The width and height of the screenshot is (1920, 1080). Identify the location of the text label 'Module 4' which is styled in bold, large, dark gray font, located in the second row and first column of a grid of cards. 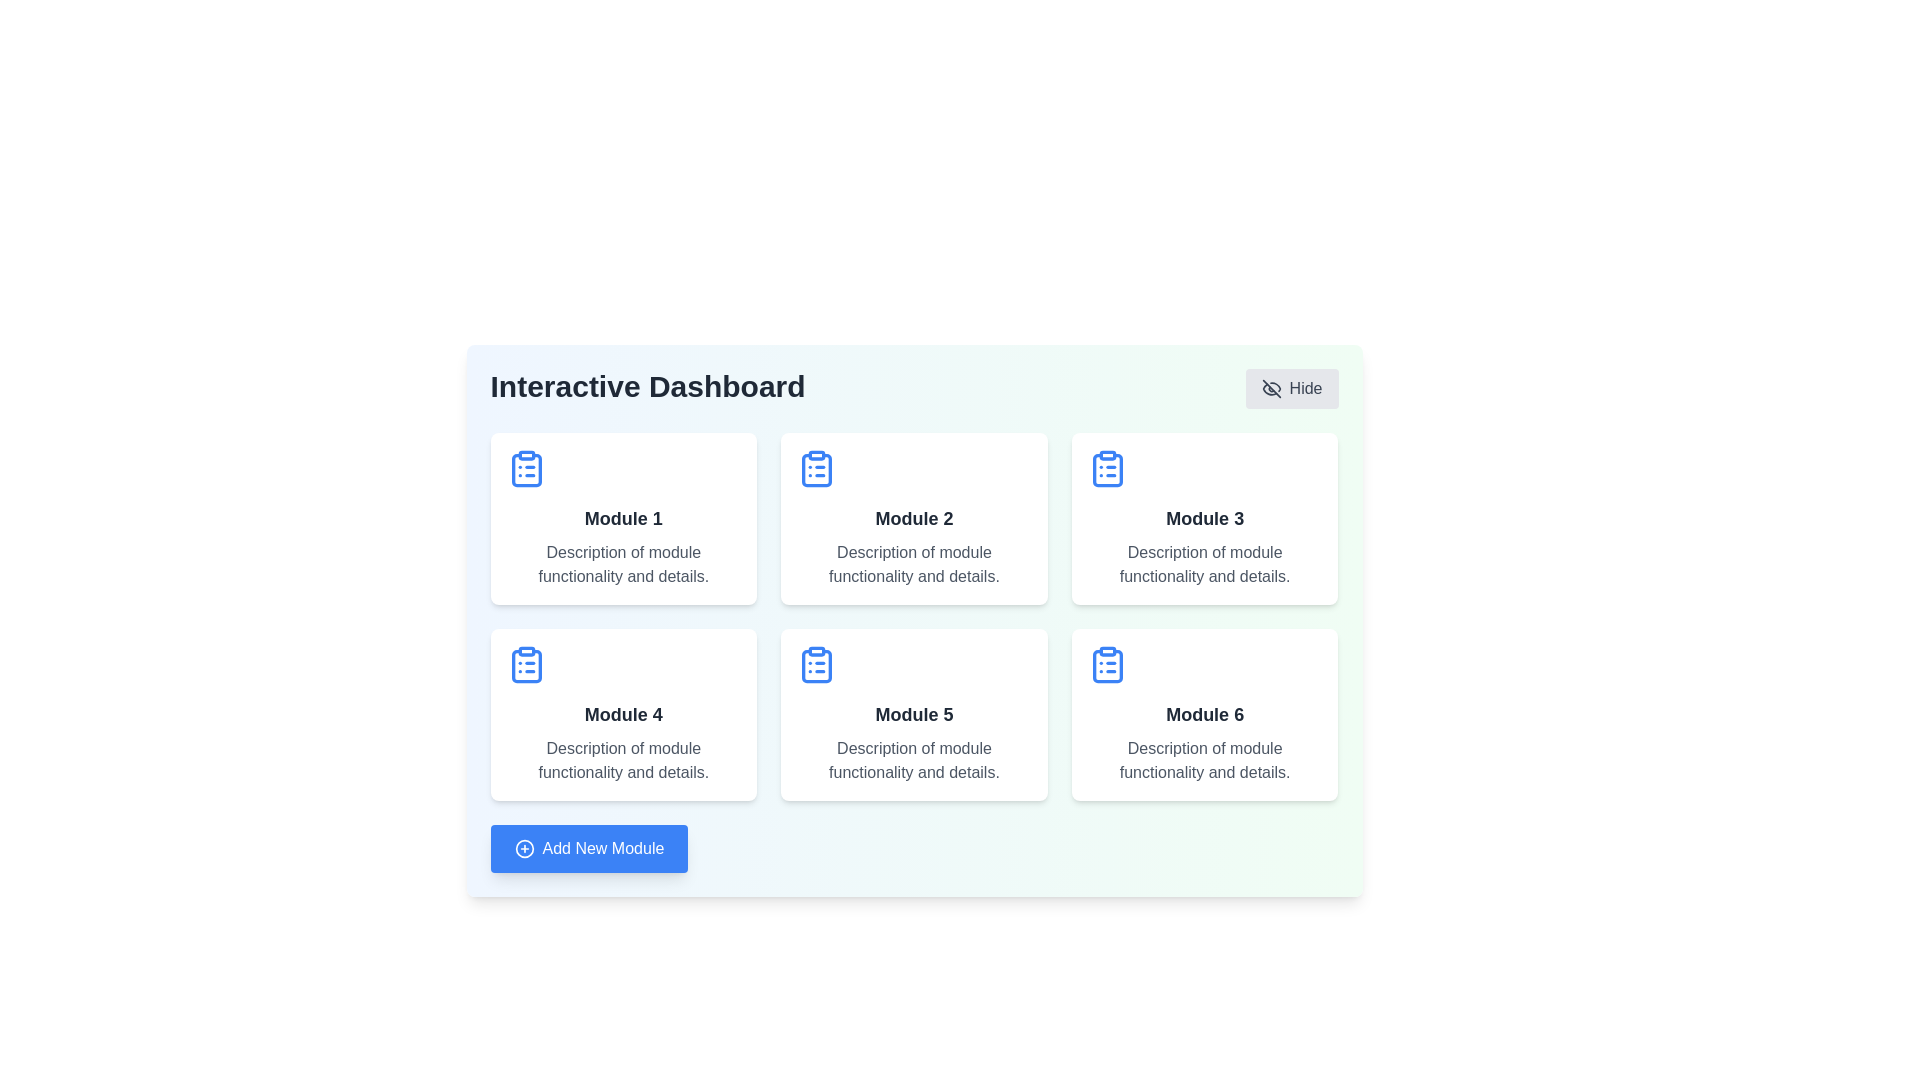
(622, 713).